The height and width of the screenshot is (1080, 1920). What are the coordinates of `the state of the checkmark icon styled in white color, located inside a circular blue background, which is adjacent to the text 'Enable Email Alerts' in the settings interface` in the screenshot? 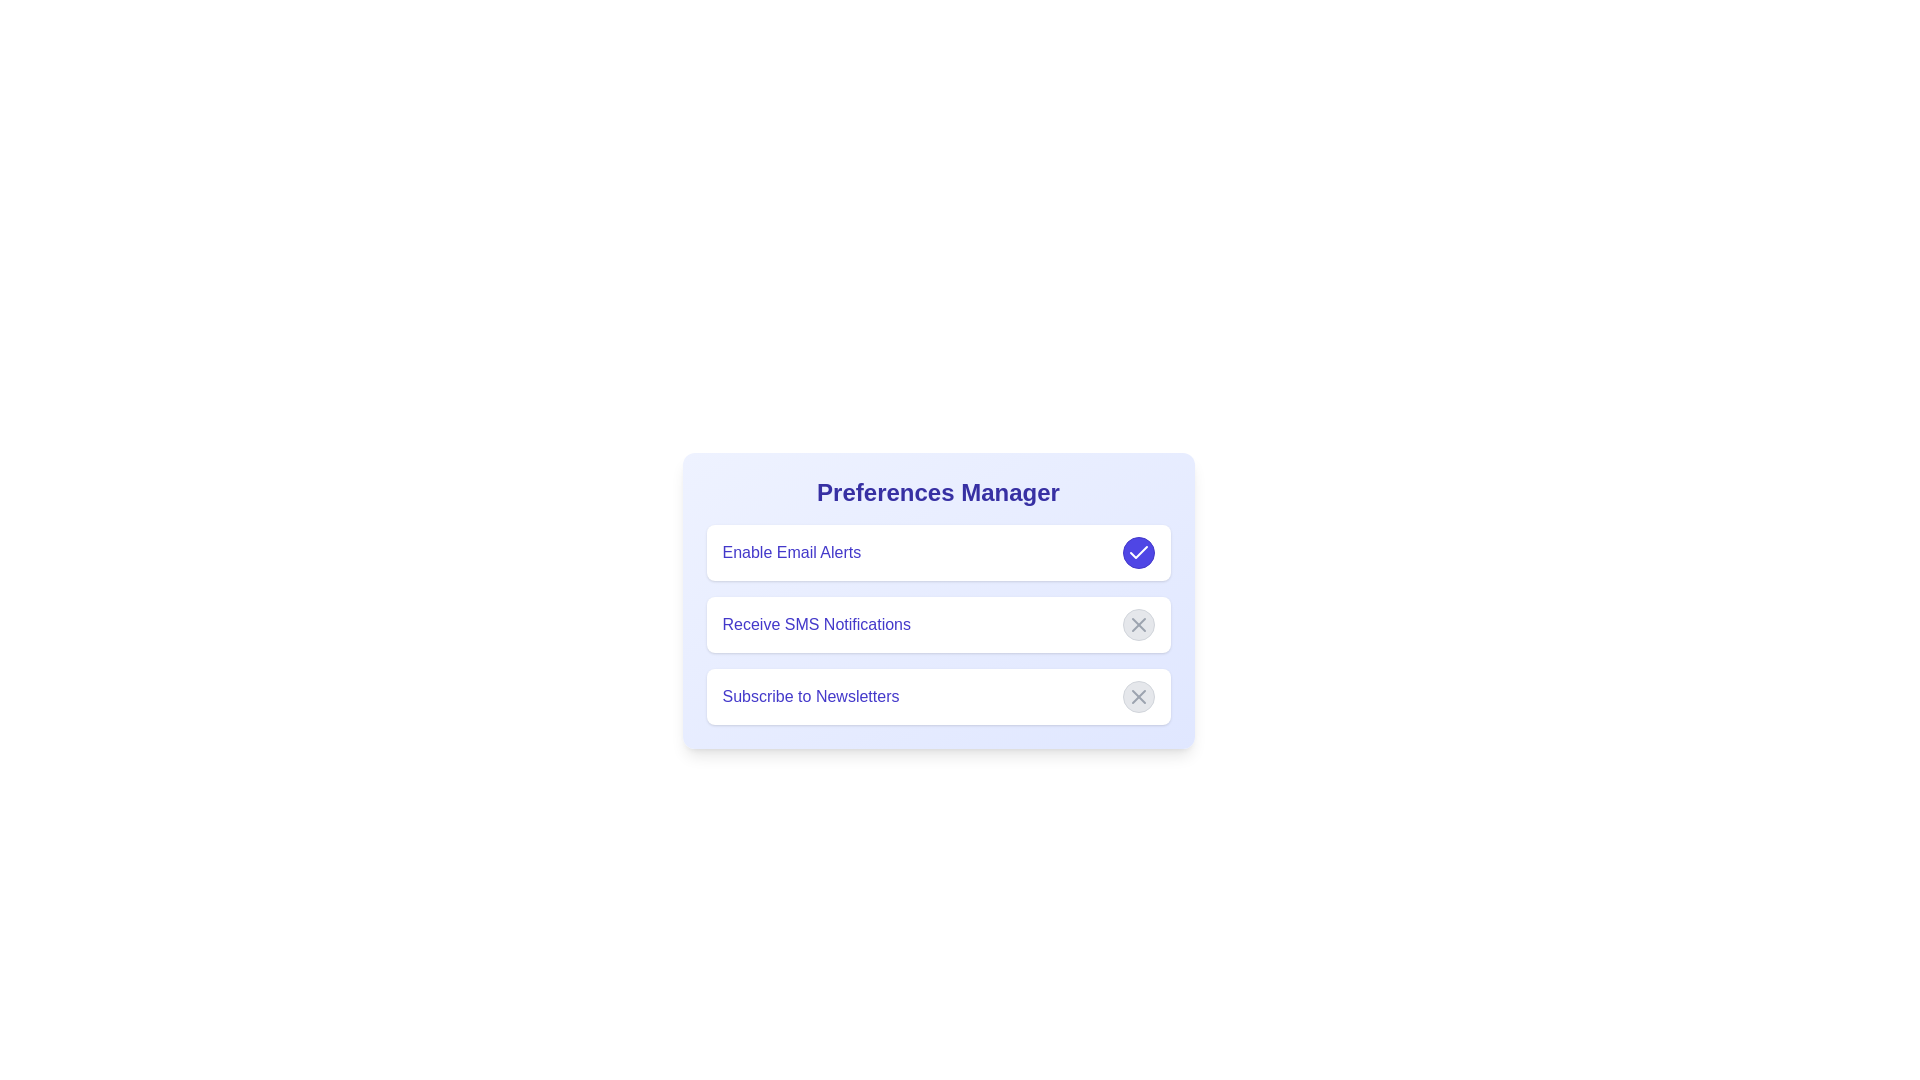 It's located at (1138, 552).